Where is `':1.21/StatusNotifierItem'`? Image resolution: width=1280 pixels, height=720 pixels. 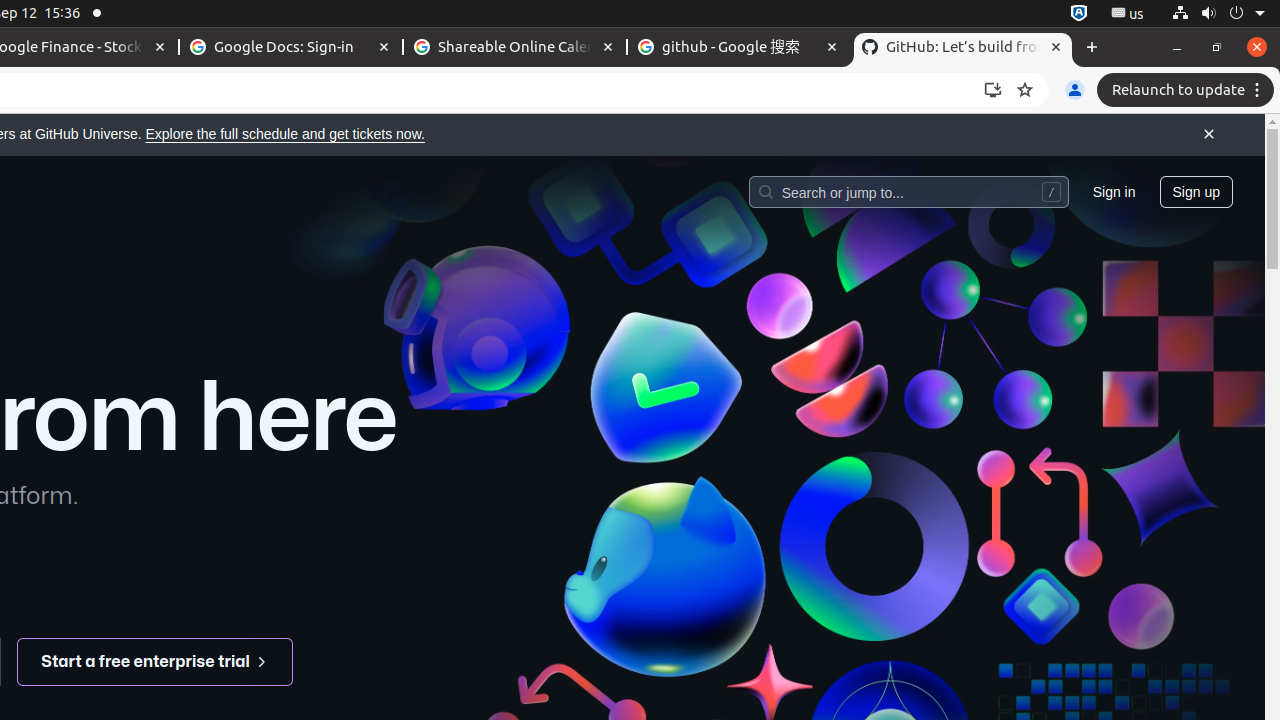 ':1.21/StatusNotifierItem' is located at coordinates (1127, 13).